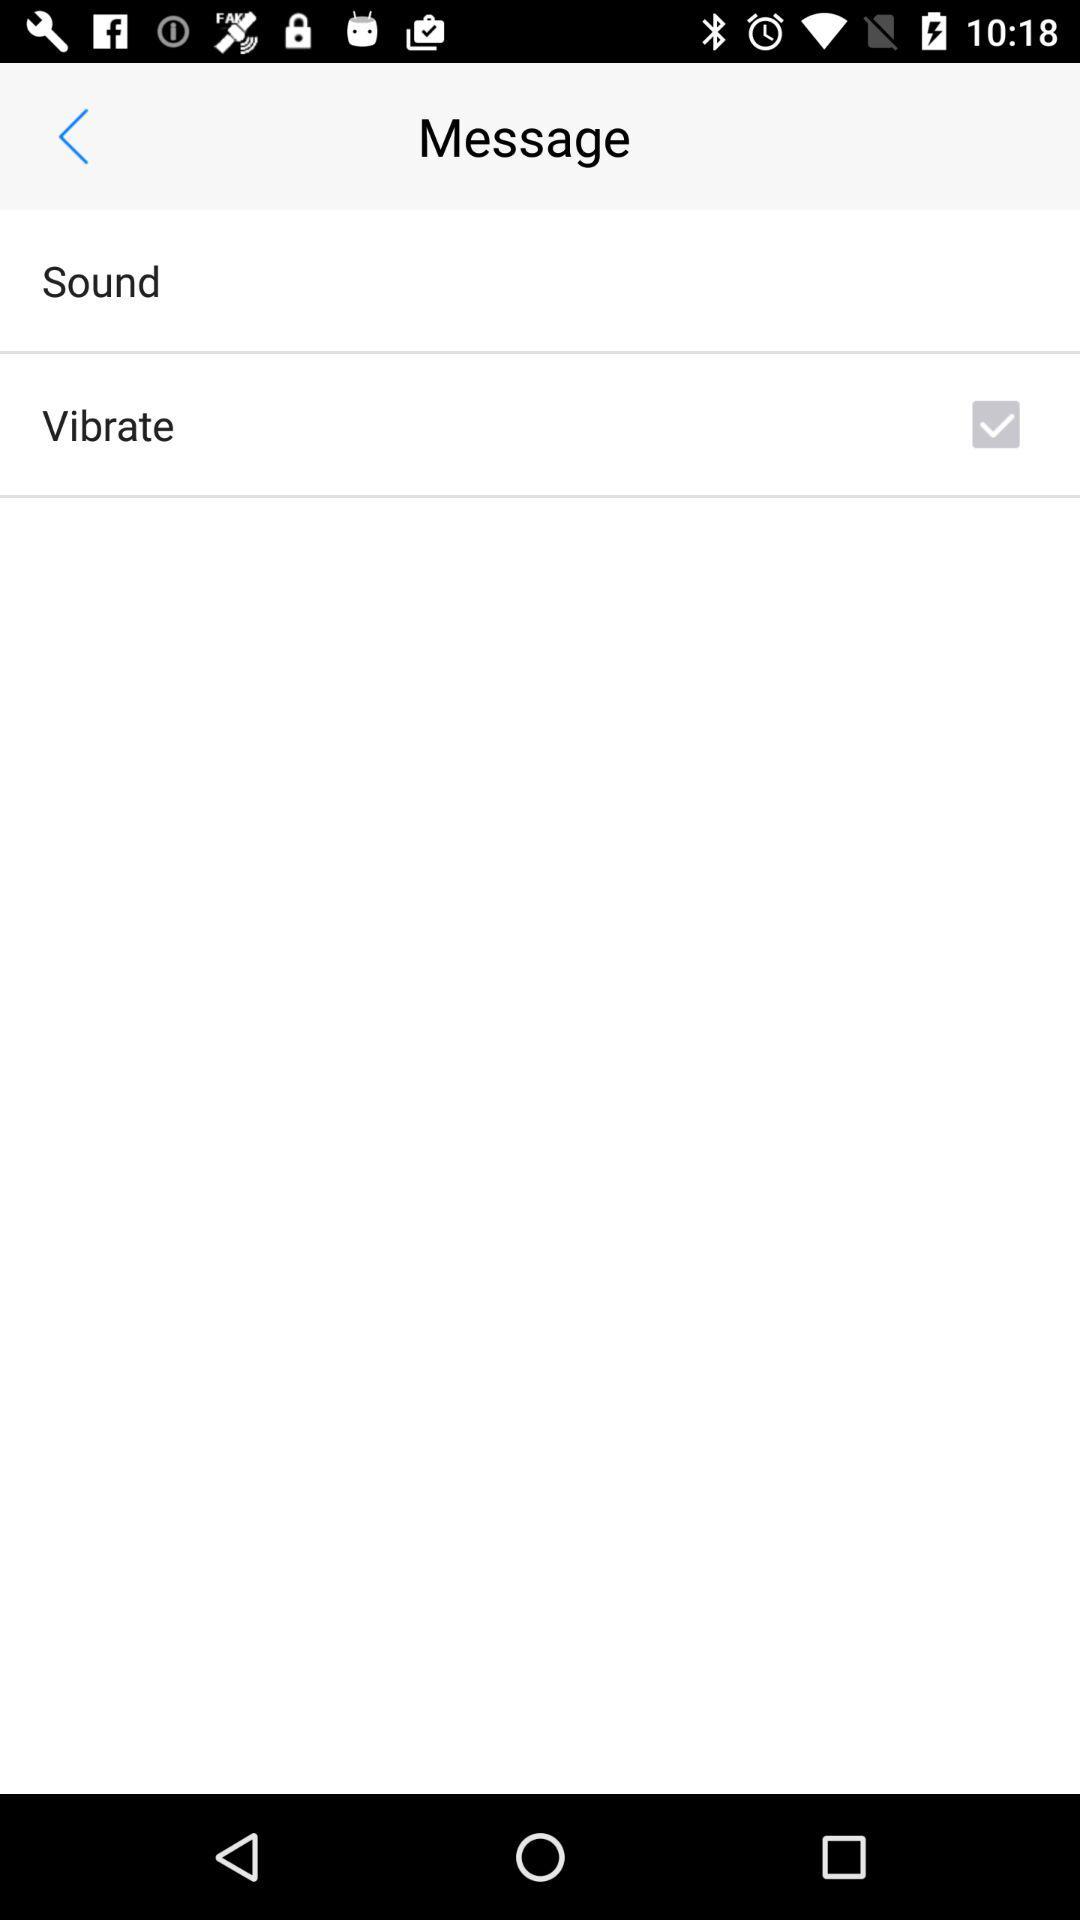  What do you see at coordinates (101, 279) in the screenshot?
I see `the icon above the vibrate item` at bounding box center [101, 279].